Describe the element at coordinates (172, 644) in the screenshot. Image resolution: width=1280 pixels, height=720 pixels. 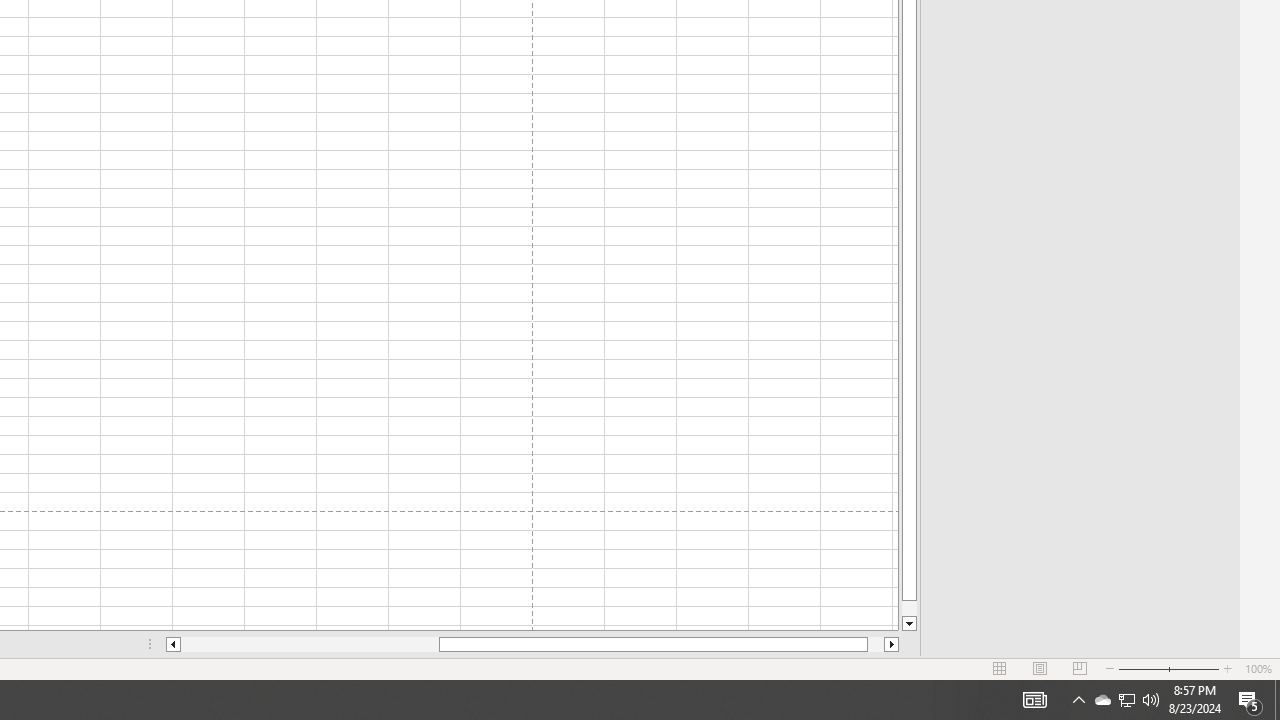
I see `'Column left'` at that location.